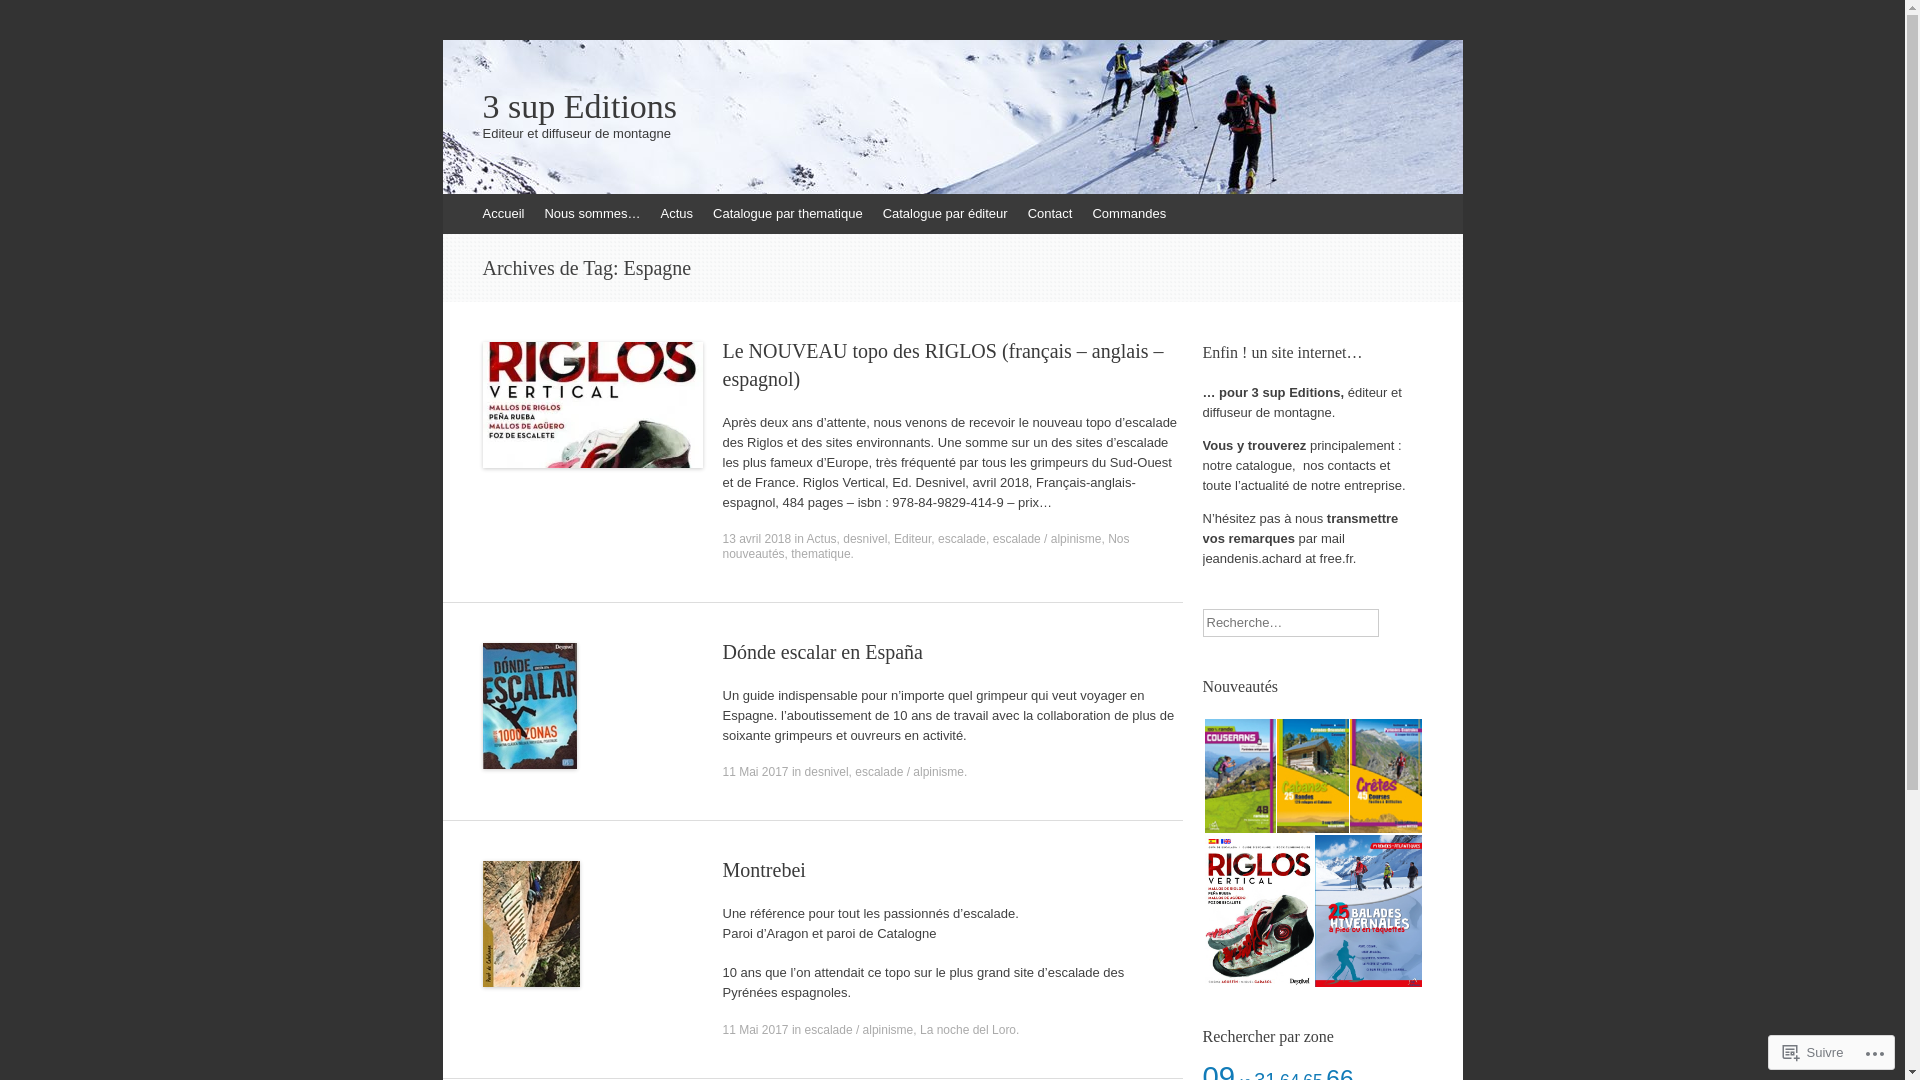 The width and height of the screenshot is (1920, 1080). What do you see at coordinates (753, 770) in the screenshot?
I see `'11 Mai 2017'` at bounding box center [753, 770].